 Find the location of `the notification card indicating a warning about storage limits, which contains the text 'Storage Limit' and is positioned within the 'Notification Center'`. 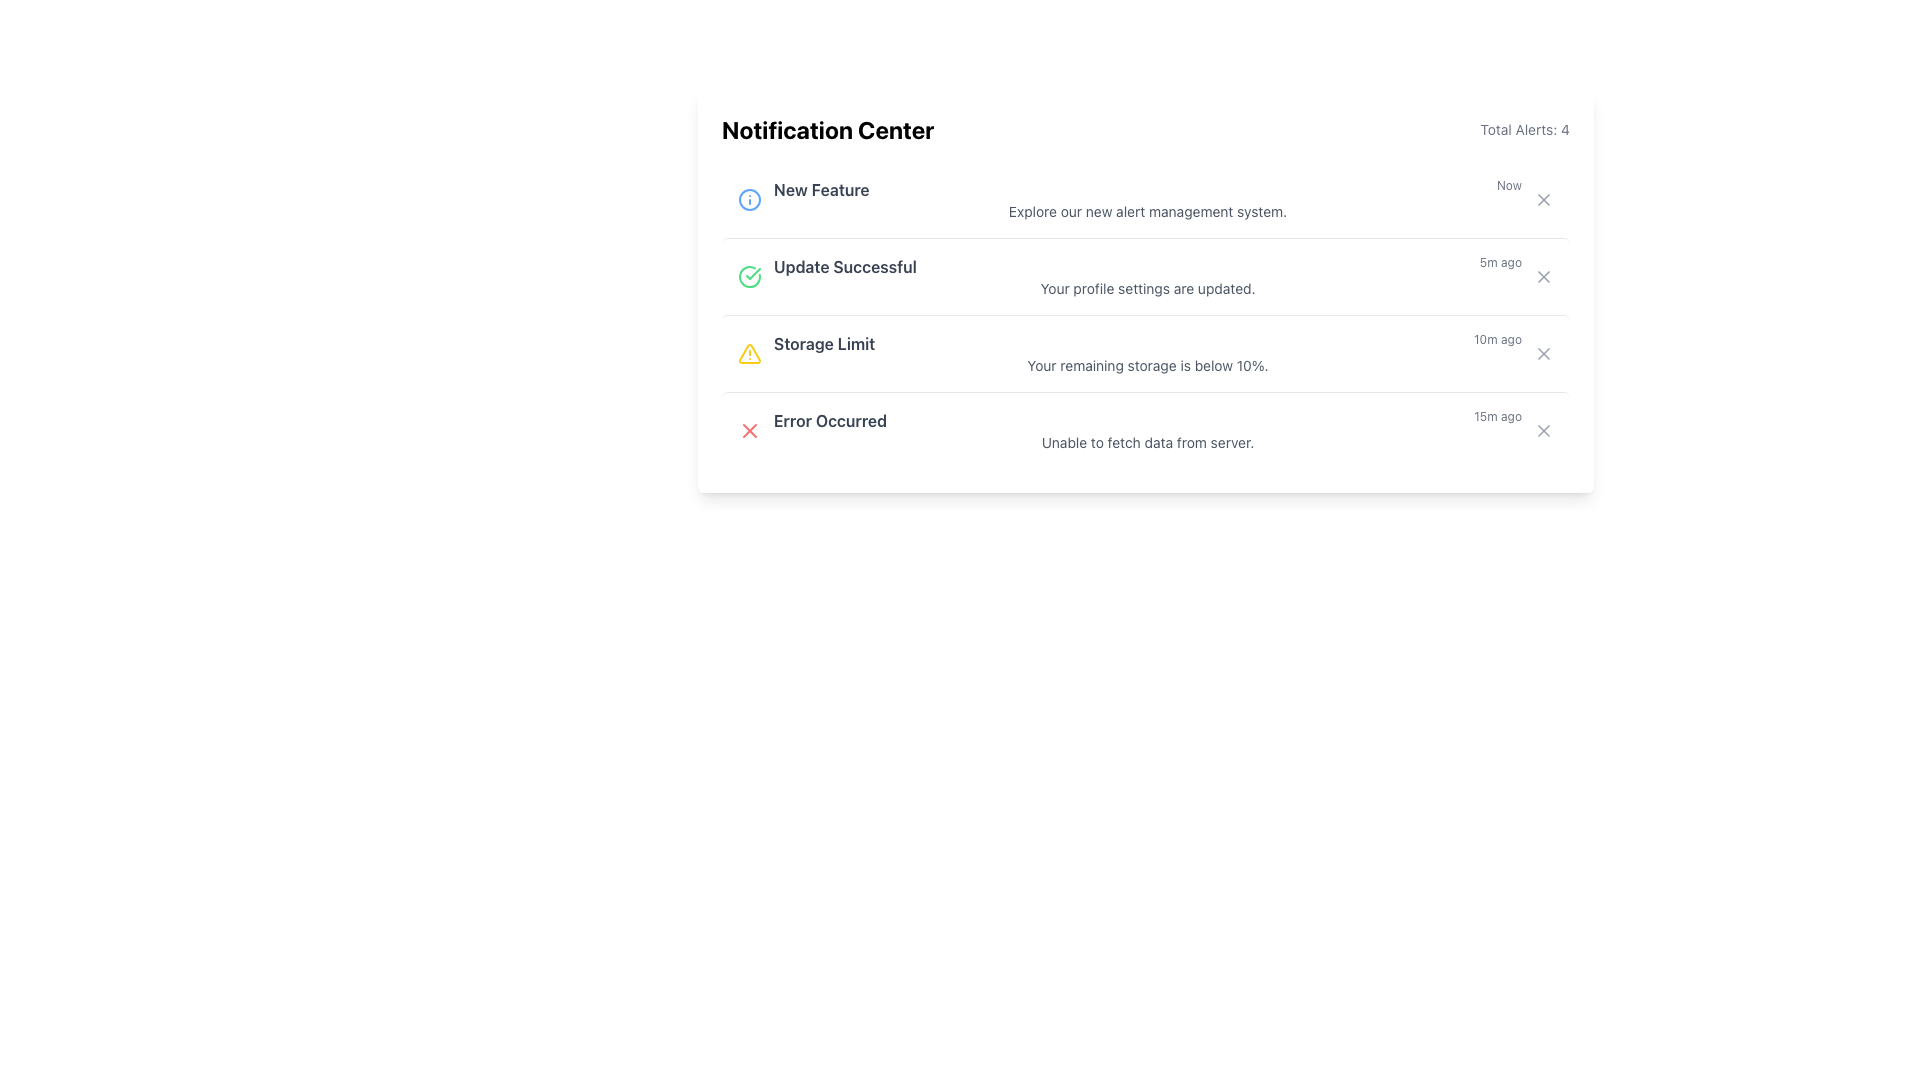

the notification card indicating a warning about storage limits, which contains the text 'Storage Limit' and is positioned within the 'Notification Center' is located at coordinates (1146, 352).